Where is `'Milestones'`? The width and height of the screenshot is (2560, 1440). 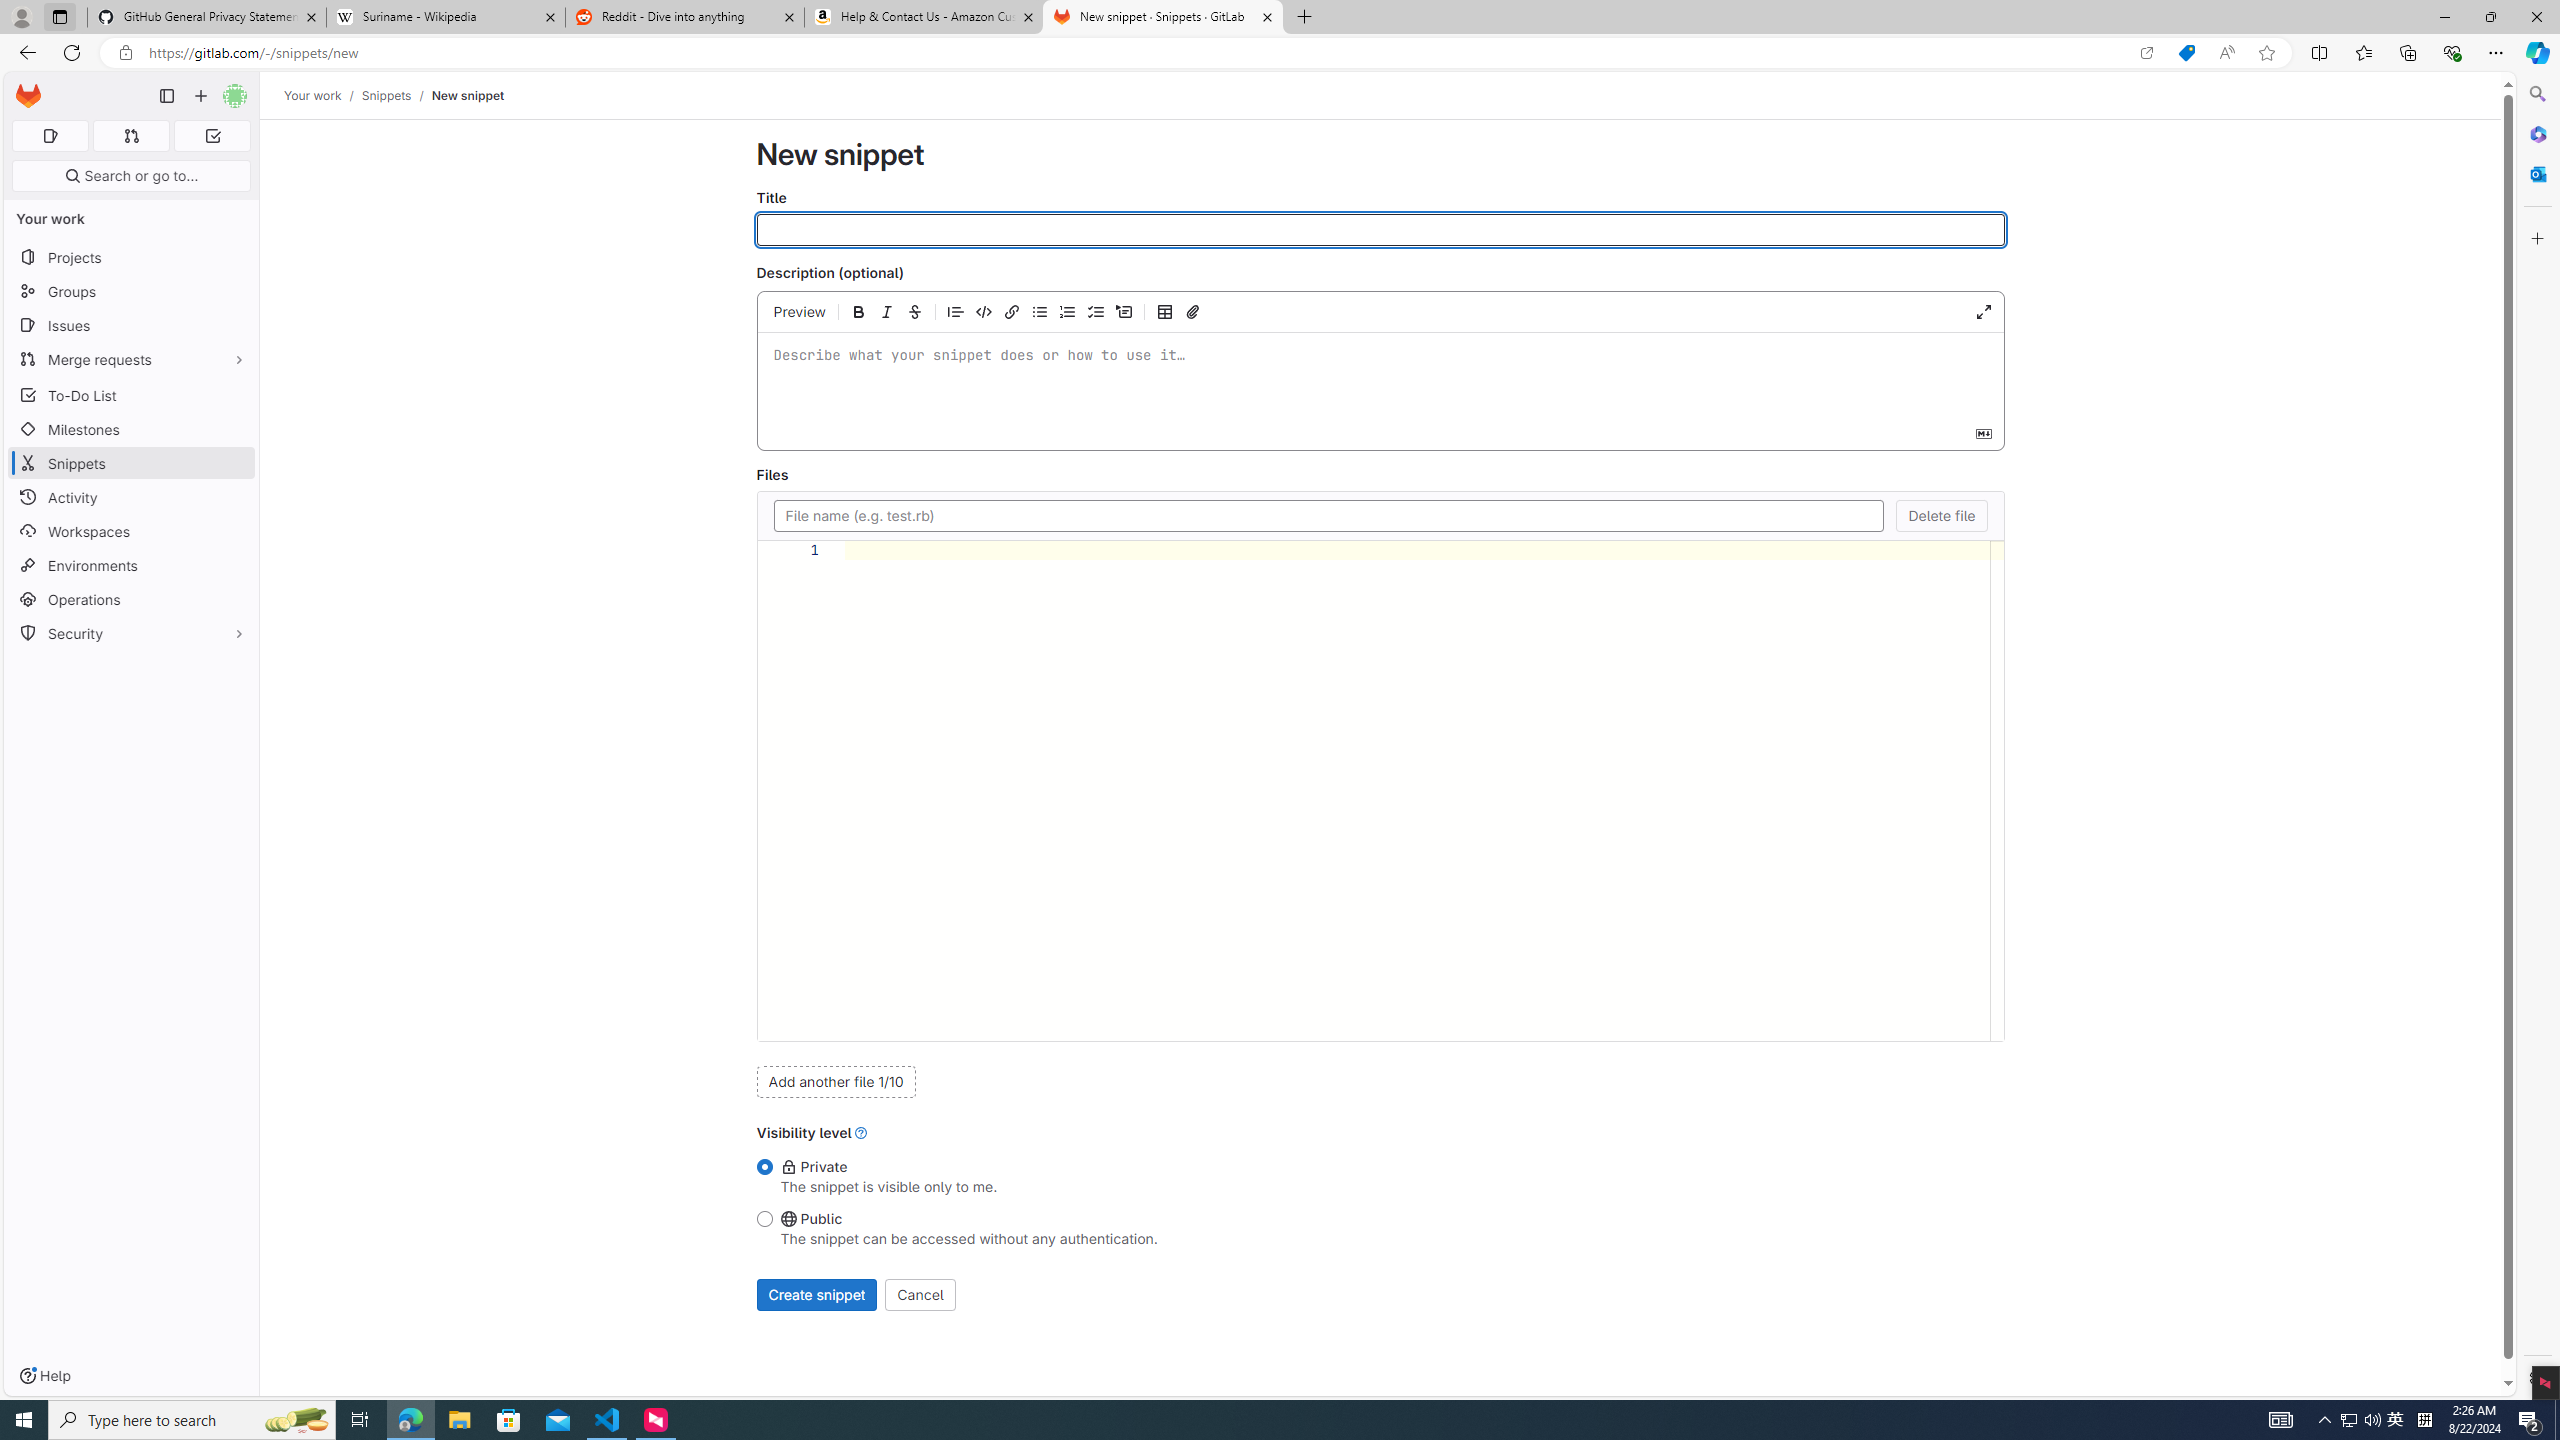
'Milestones' is located at coordinates (130, 428).